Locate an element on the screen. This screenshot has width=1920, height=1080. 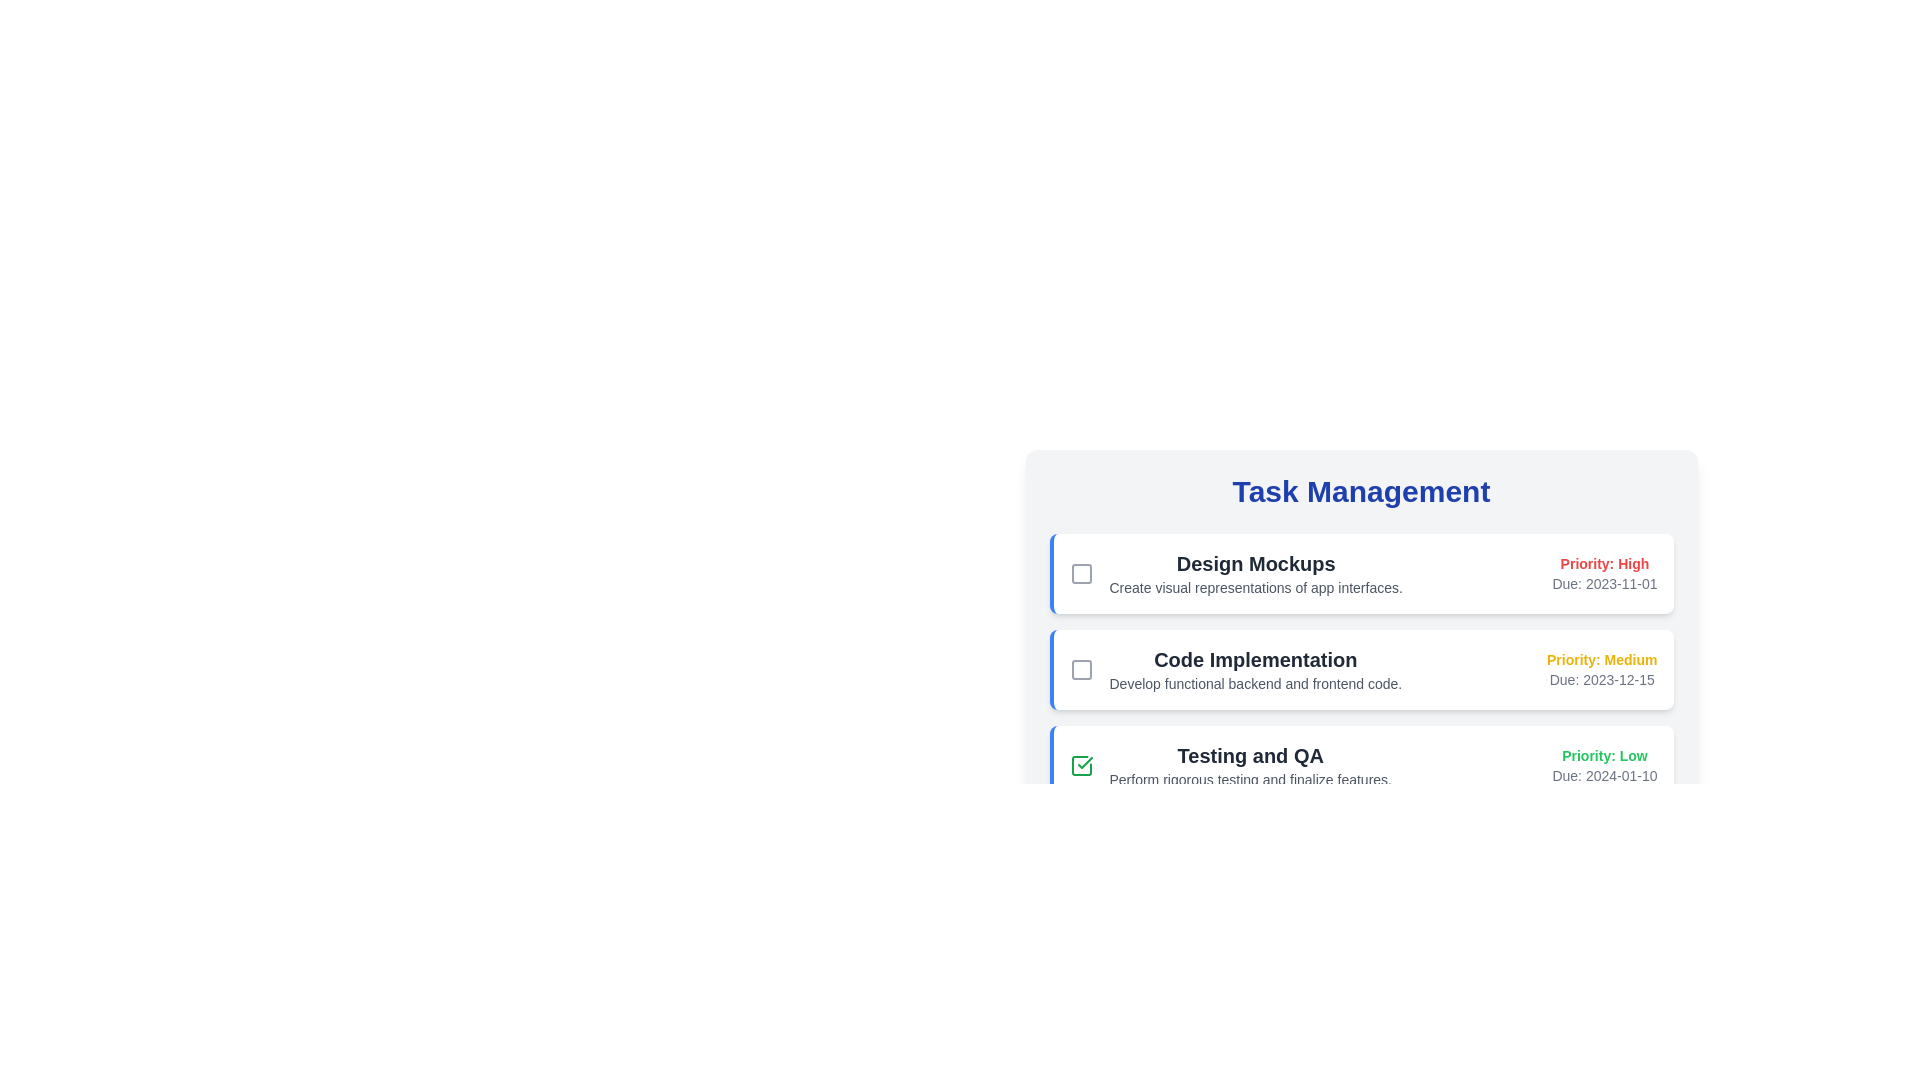
the checkbox that represents the state indicator for the 'Code Implementation' task, positioned directly to the left of its heading is located at coordinates (1080, 670).